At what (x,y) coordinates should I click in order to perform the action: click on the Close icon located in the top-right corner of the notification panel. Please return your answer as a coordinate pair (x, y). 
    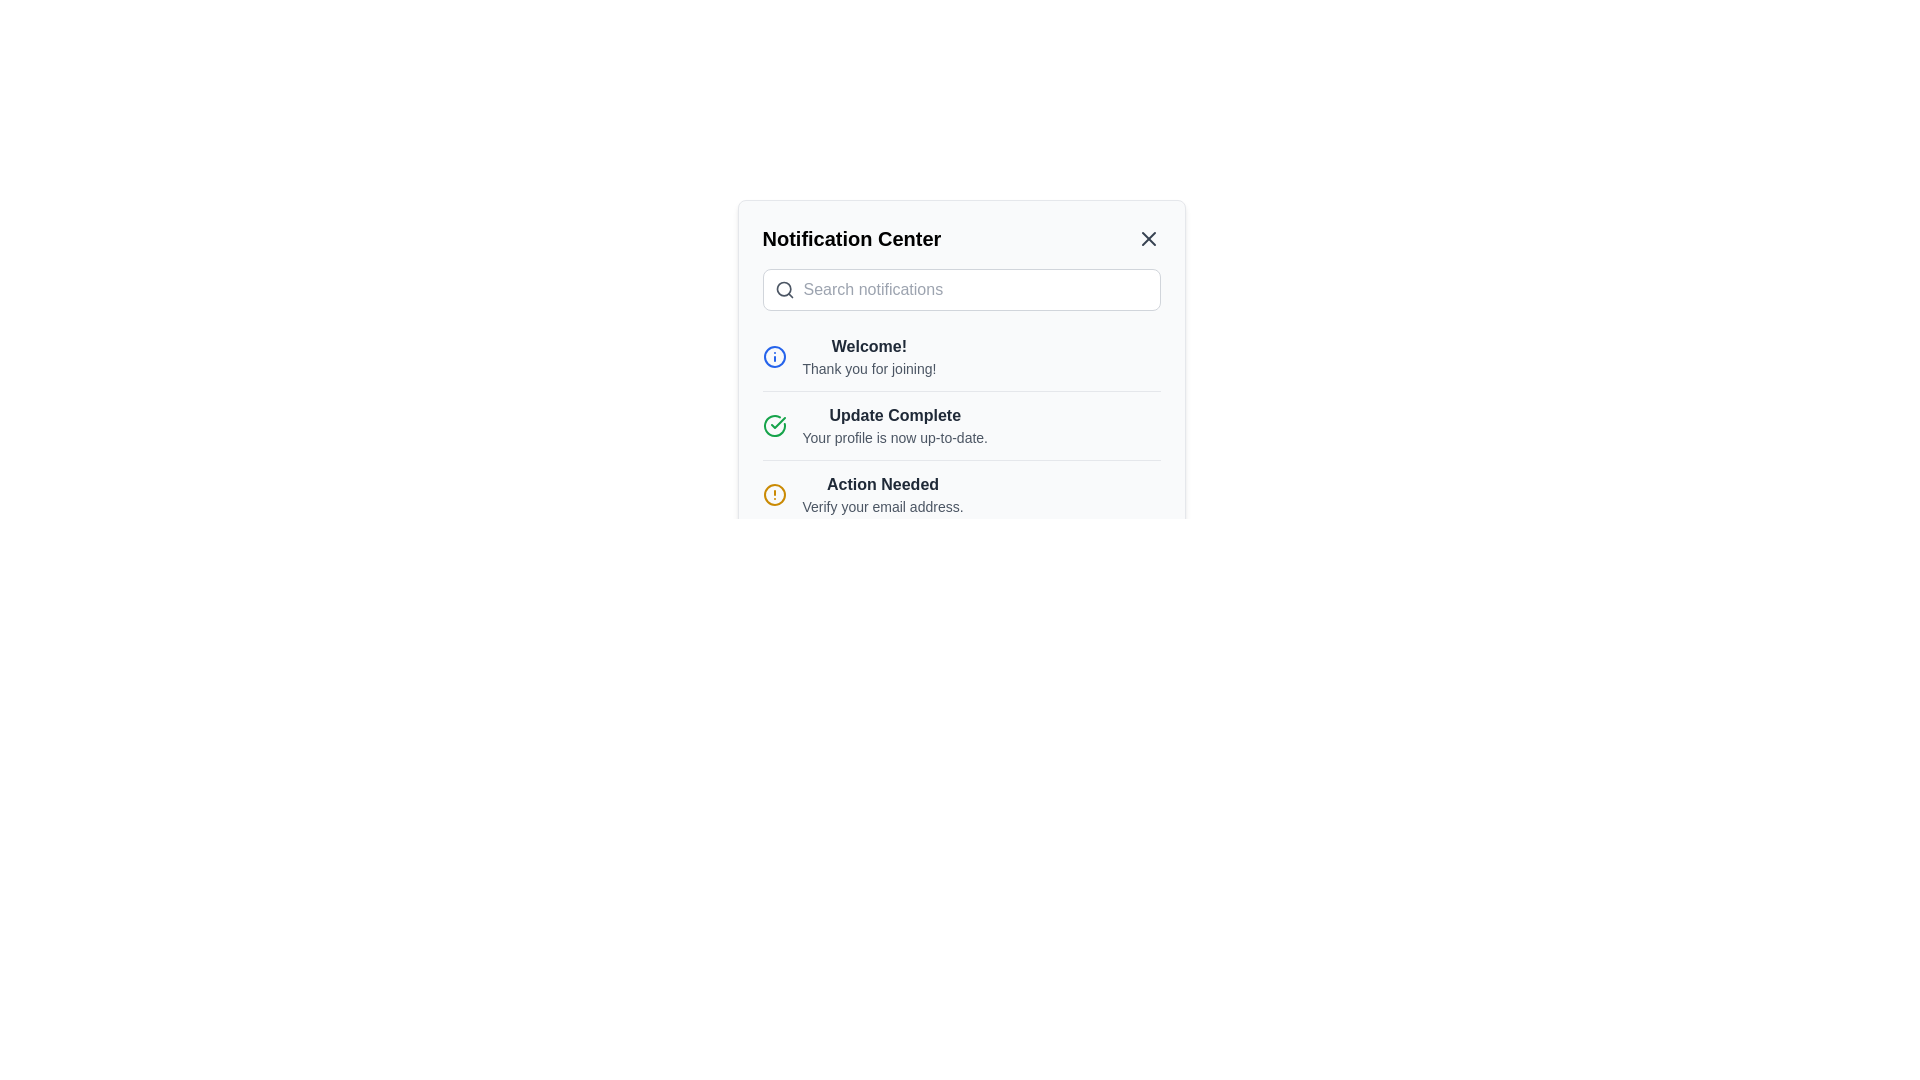
    Looking at the image, I should click on (1148, 238).